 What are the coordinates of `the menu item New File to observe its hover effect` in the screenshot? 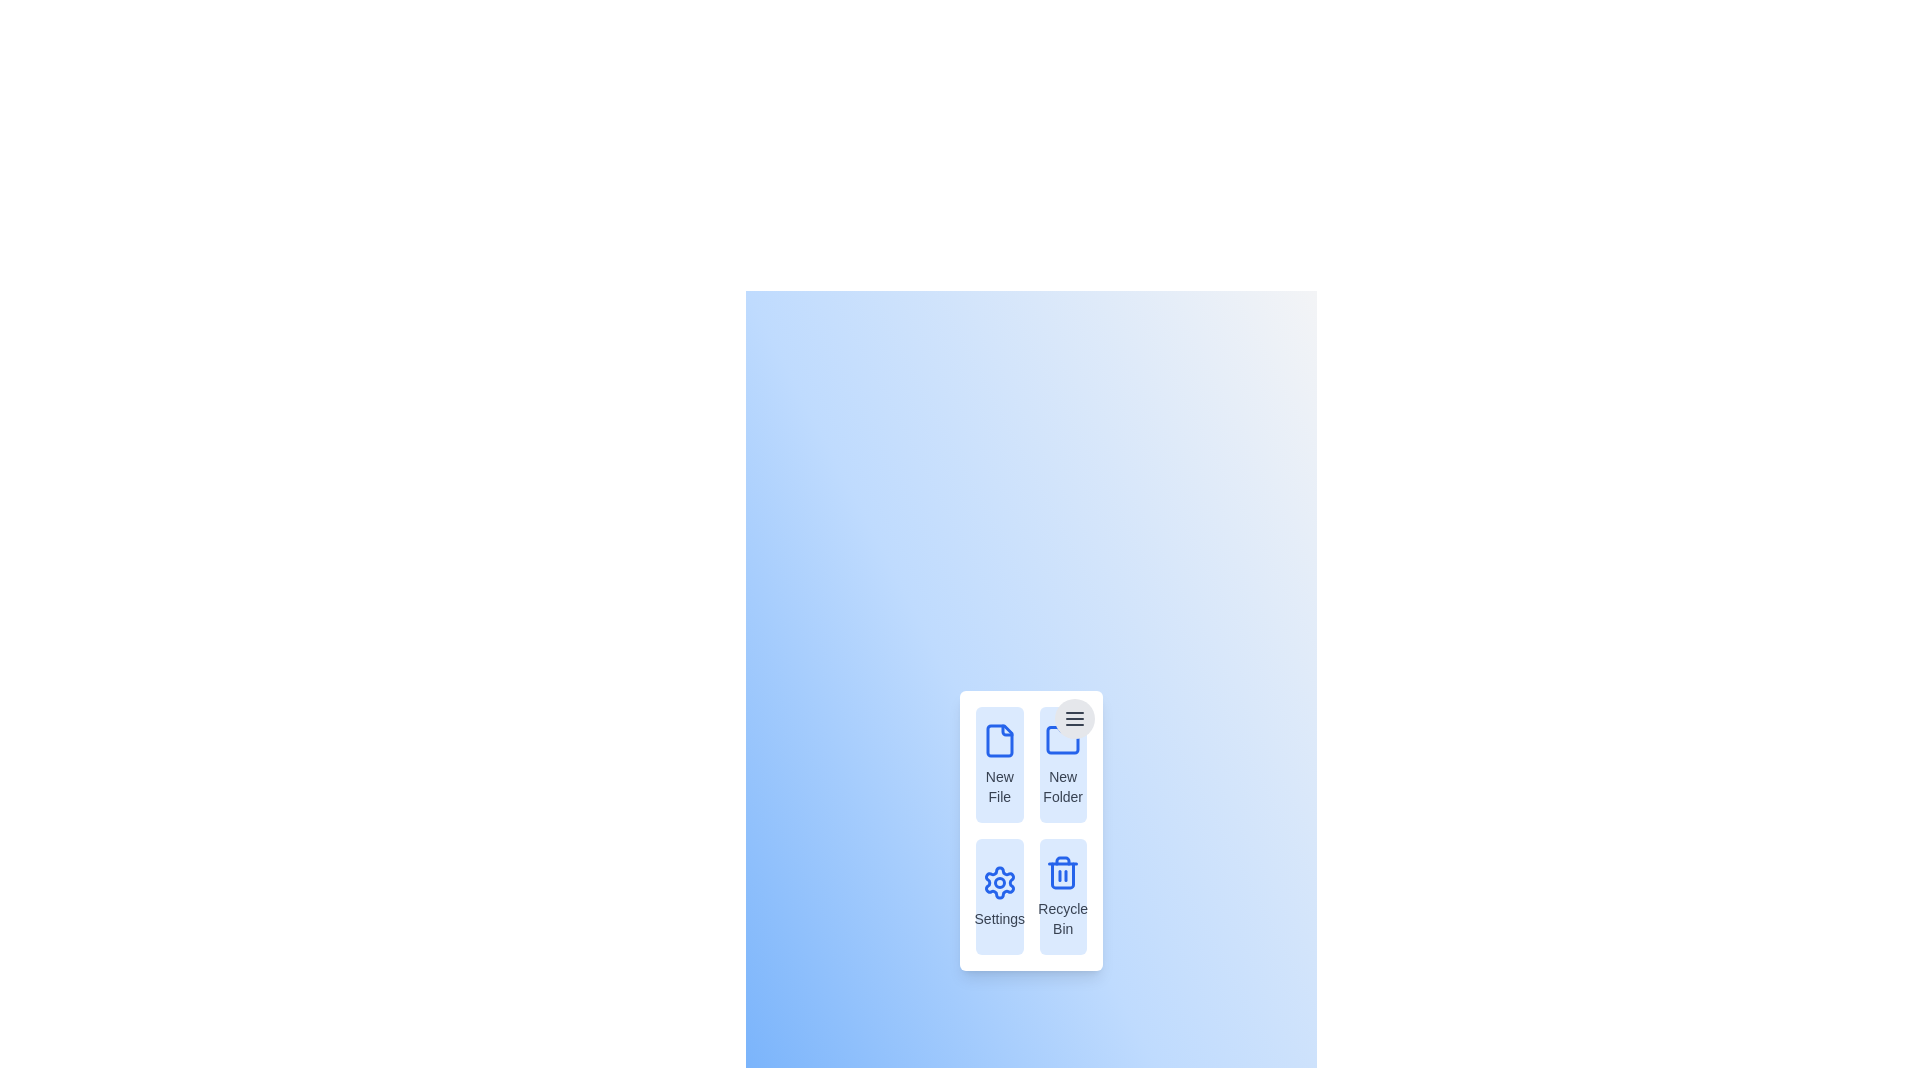 It's located at (999, 764).